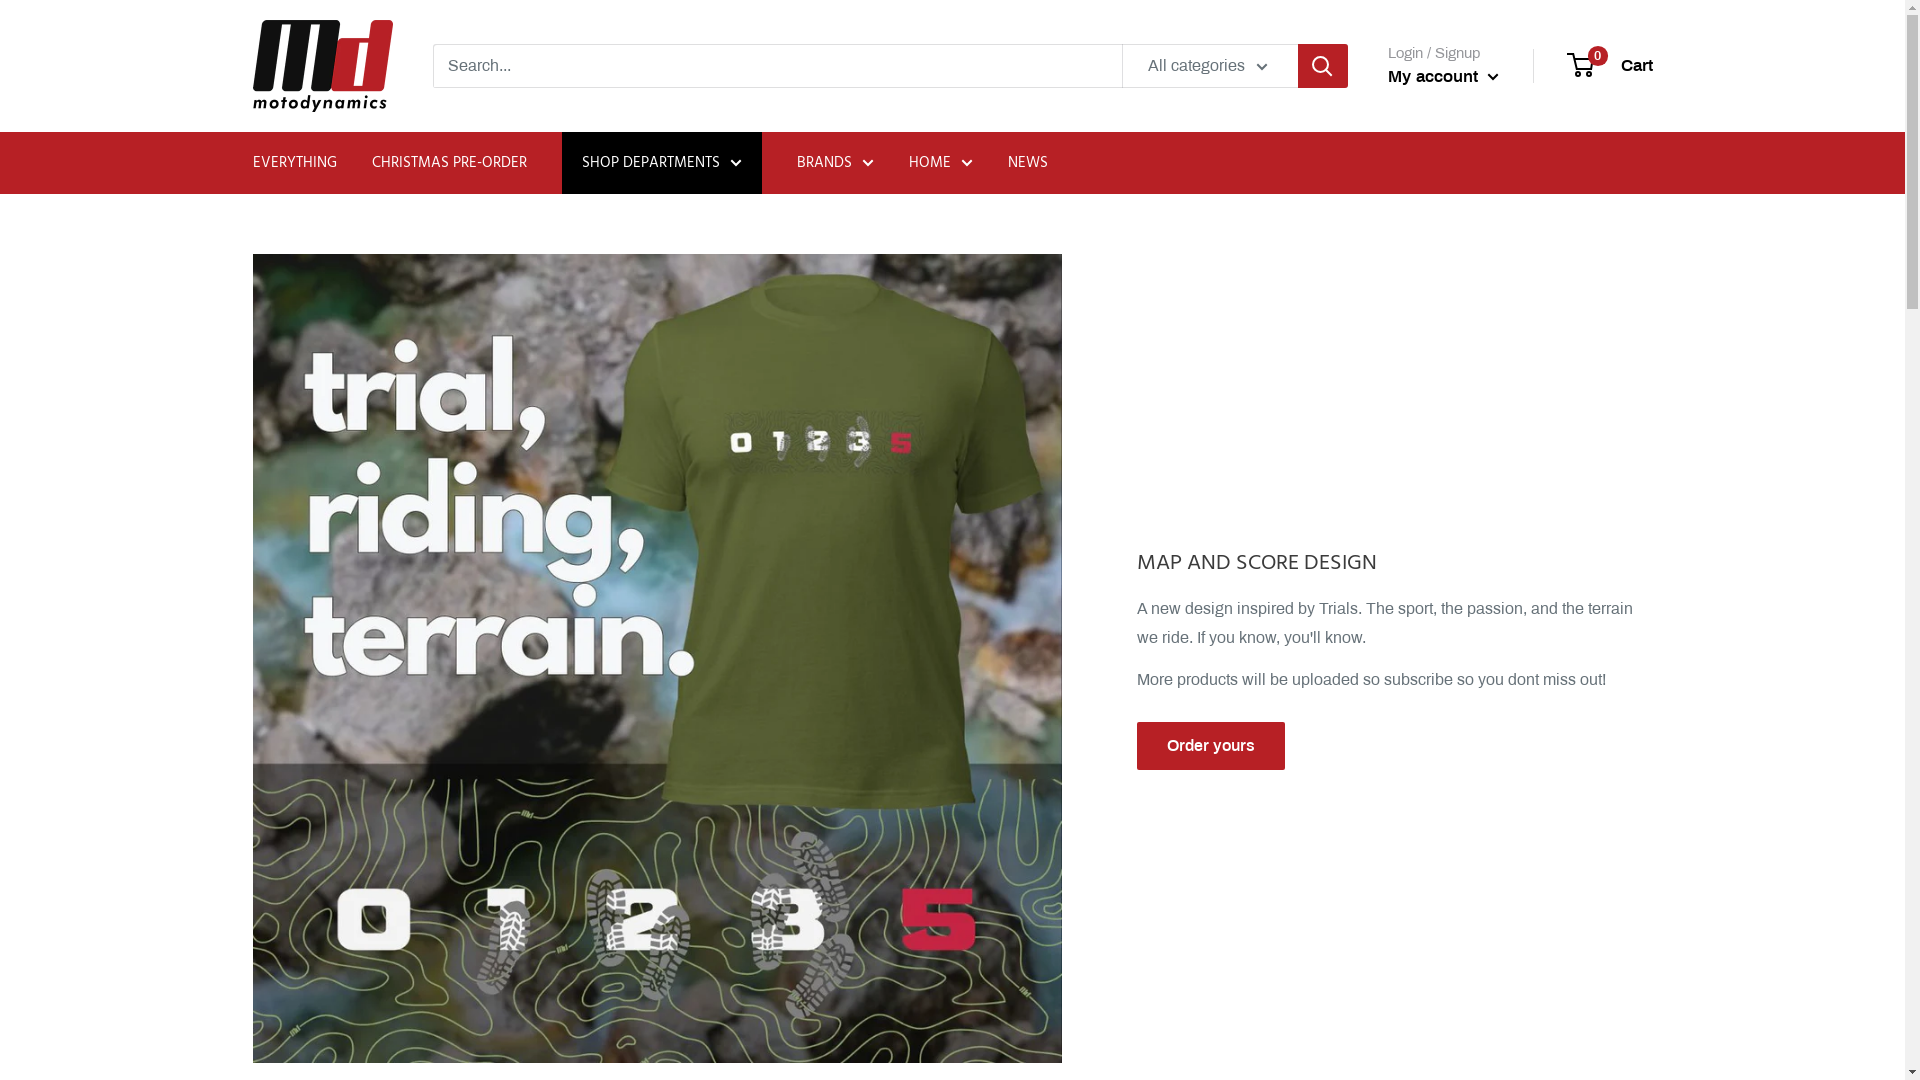  I want to click on 'SHOP DEPARTMENTS', so click(662, 161).